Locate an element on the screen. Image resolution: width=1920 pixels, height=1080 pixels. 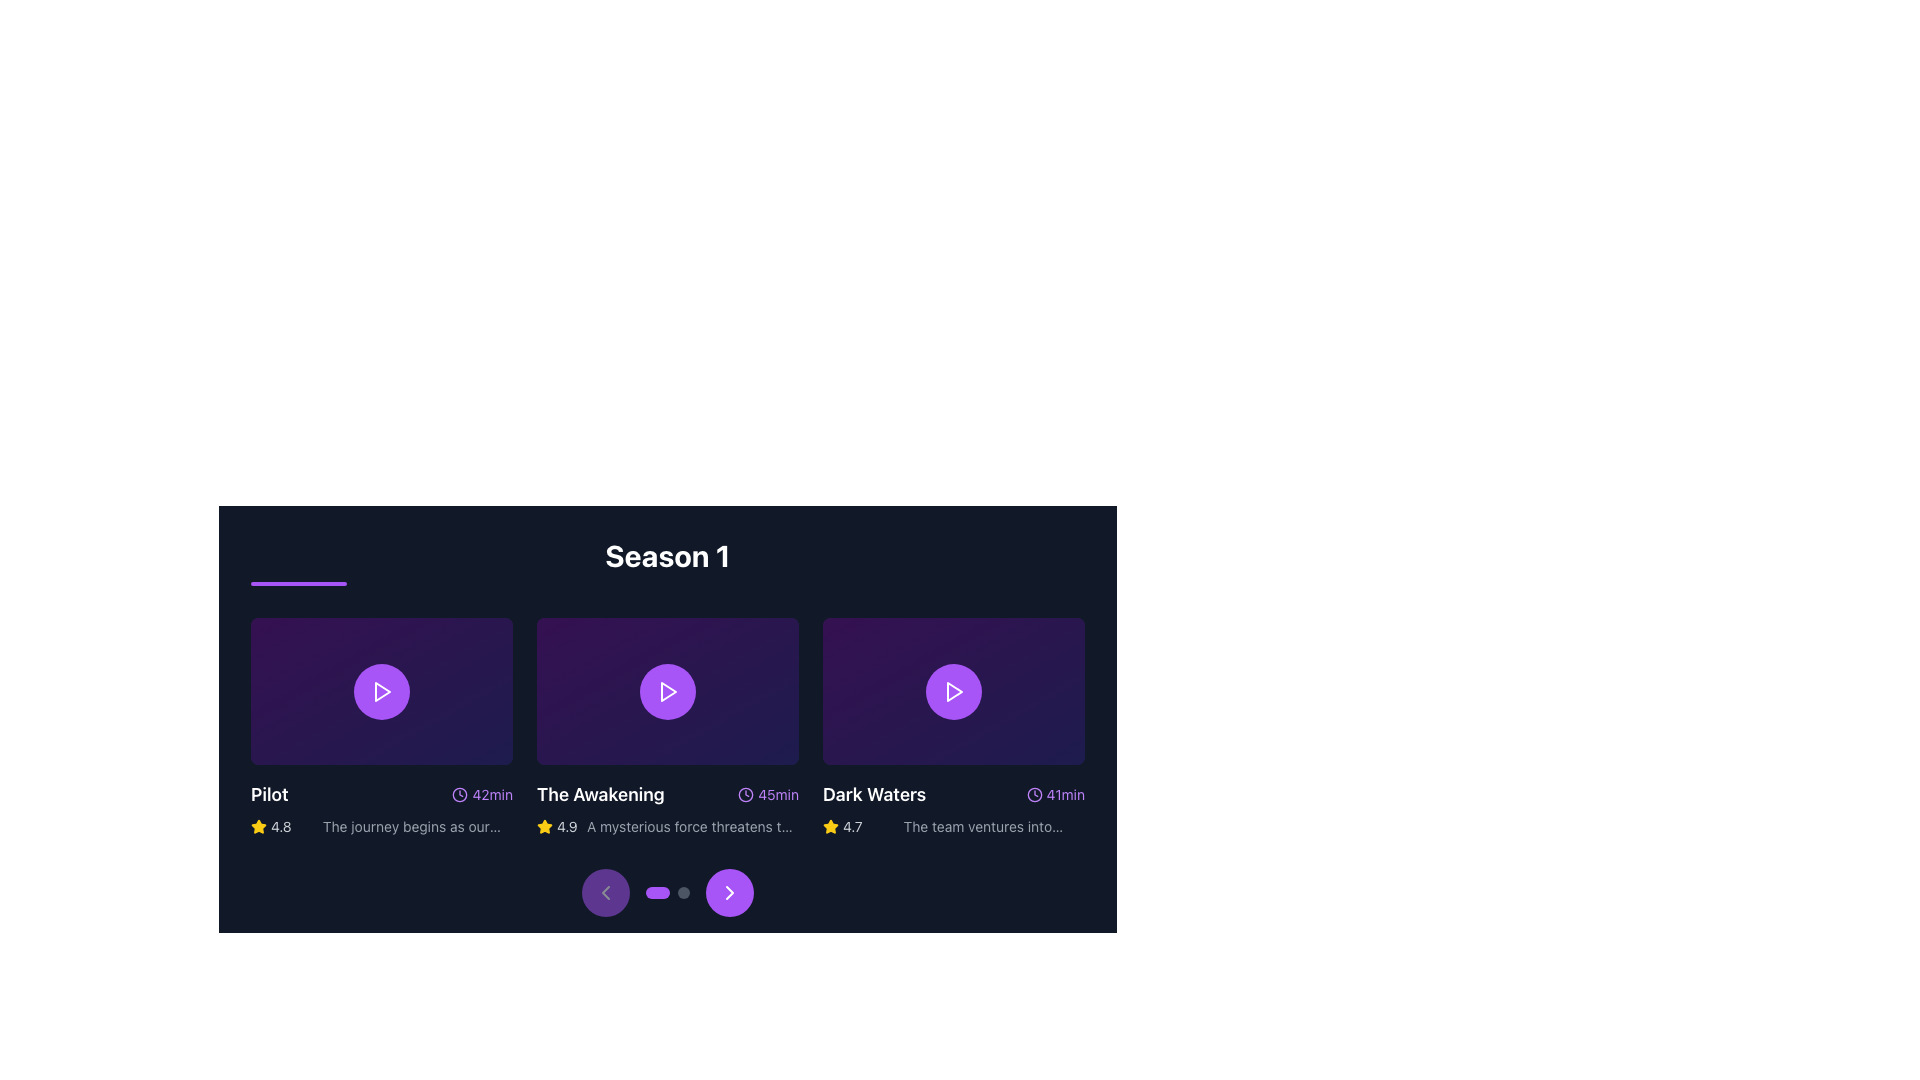
the play icon on the third card in the grid layout that presents an episode or content item is located at coordinates (953, 726).